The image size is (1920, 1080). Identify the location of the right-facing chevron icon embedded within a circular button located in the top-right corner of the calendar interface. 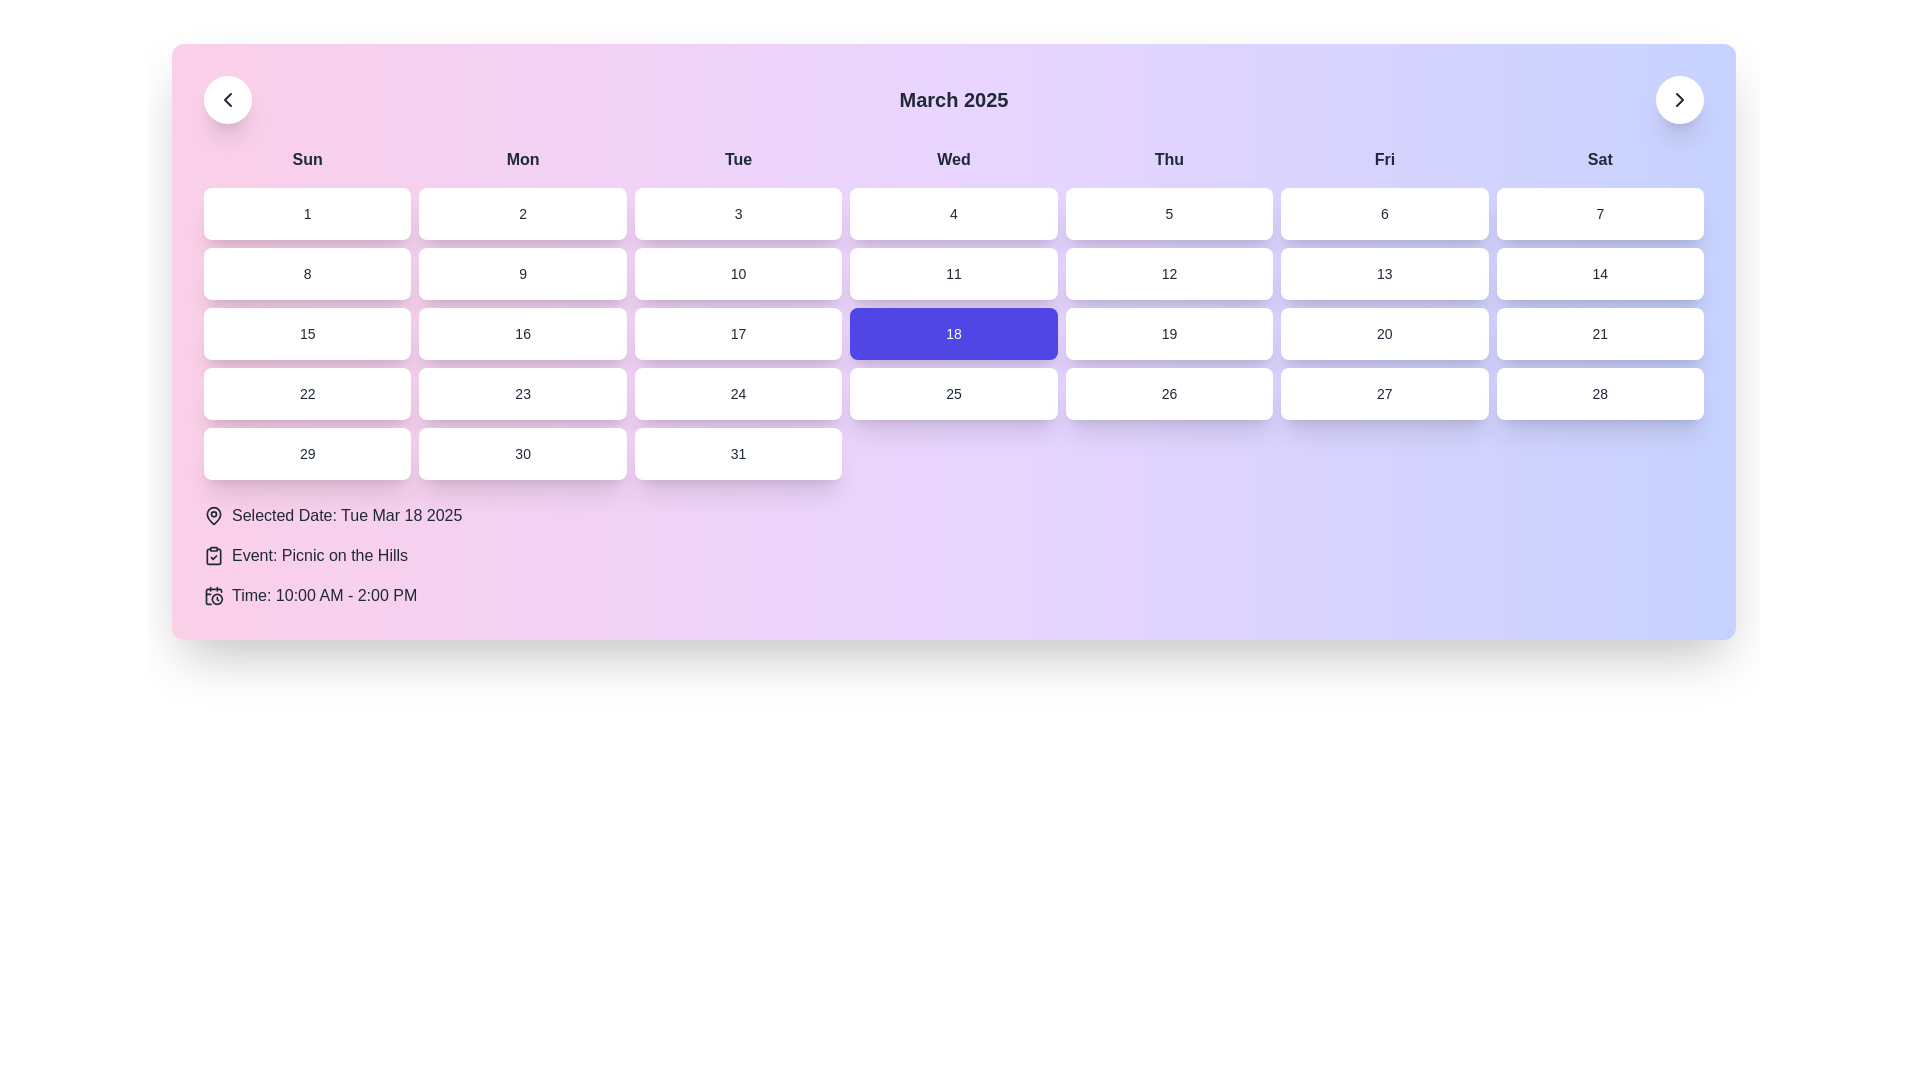
(1680, 100).